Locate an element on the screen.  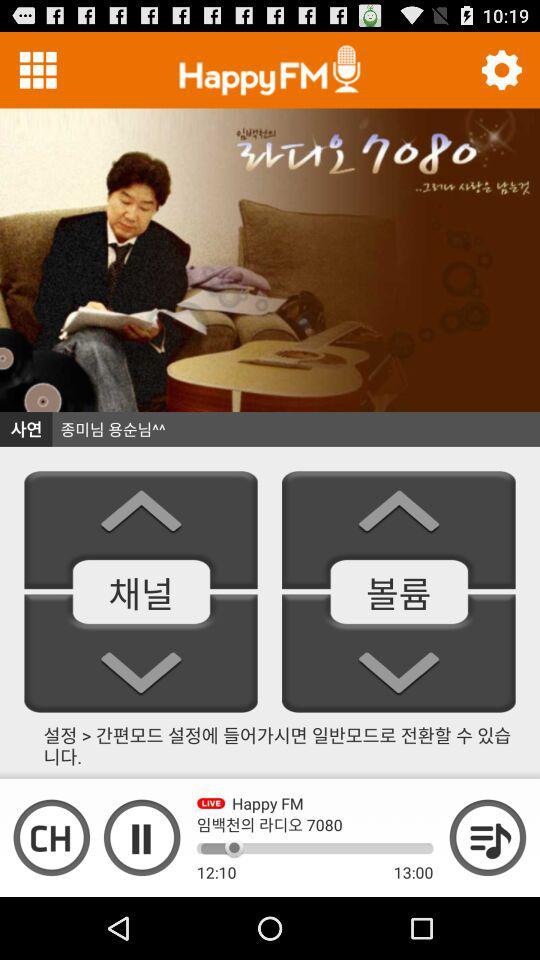
the dialpad icon is located at coordinates (38, 74).